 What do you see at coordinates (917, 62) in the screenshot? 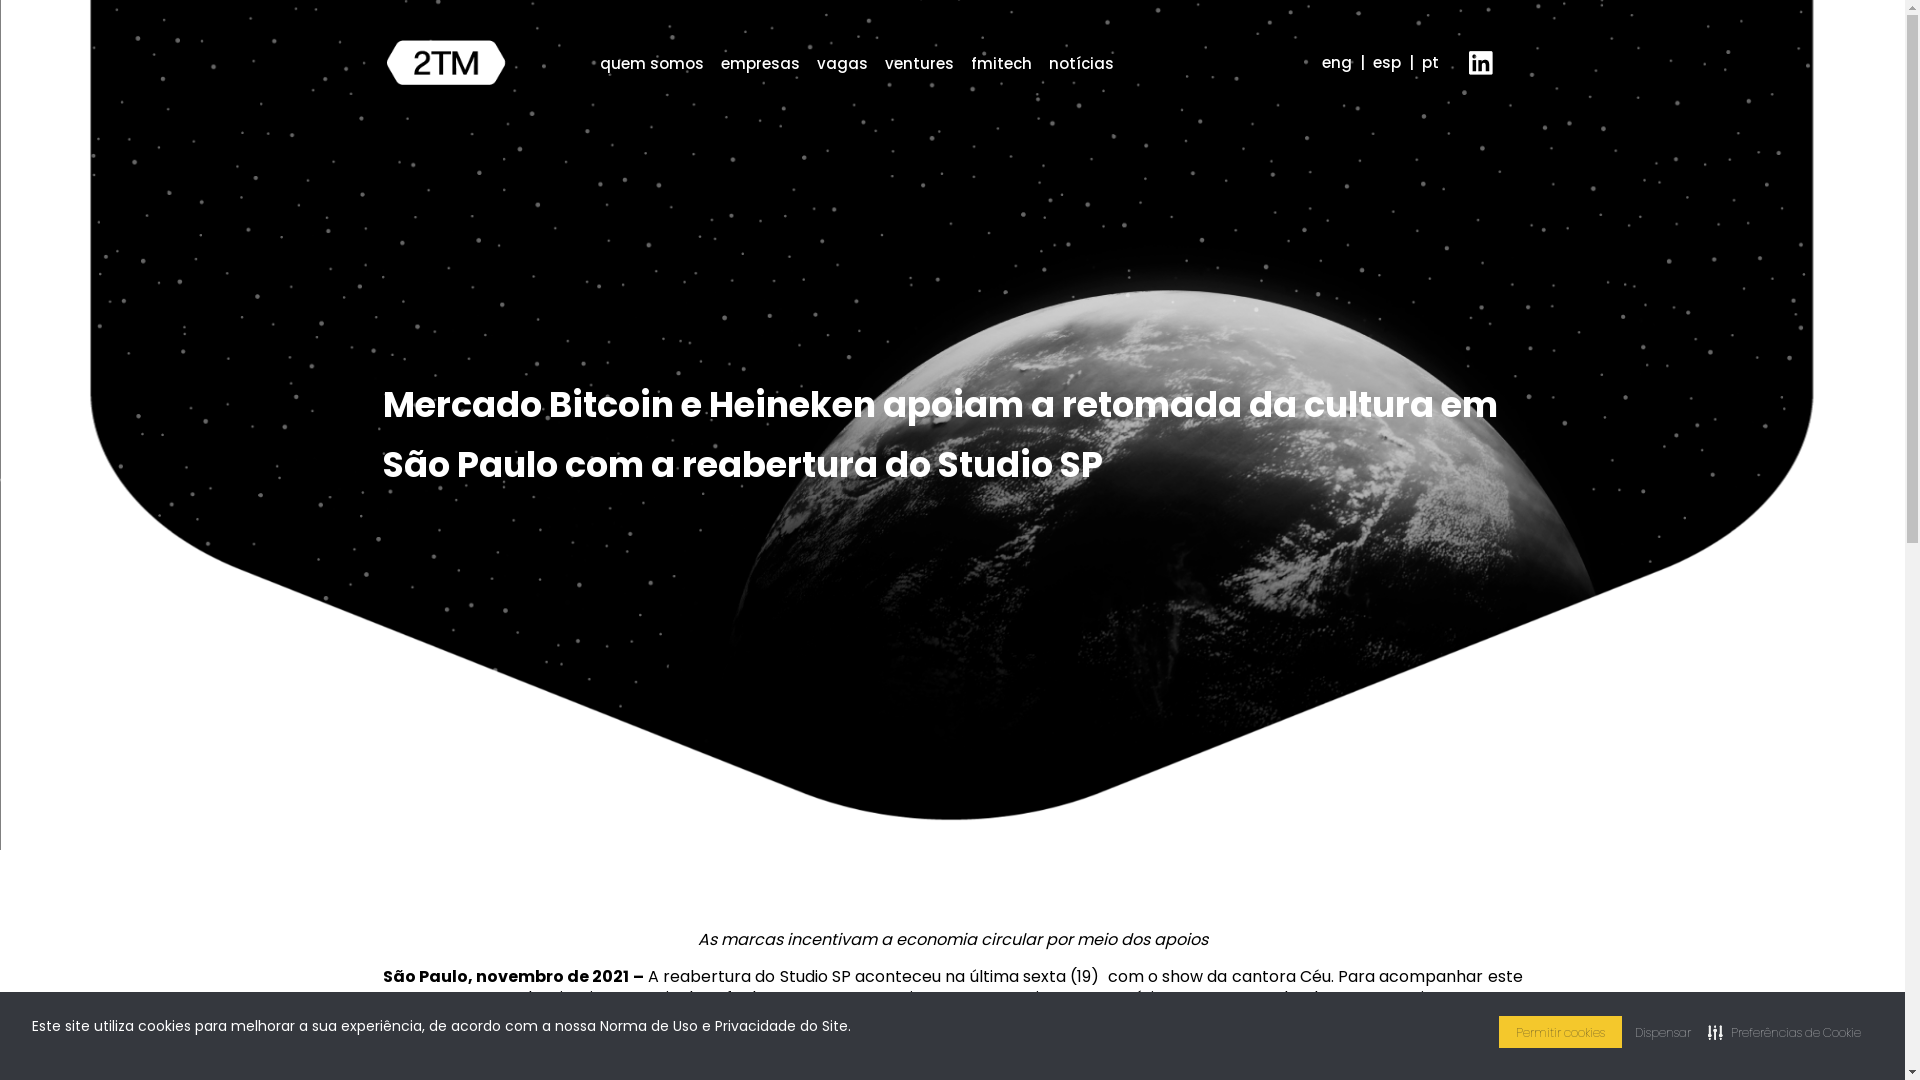
I see `'ventures'` at bounding box center [917, 62].